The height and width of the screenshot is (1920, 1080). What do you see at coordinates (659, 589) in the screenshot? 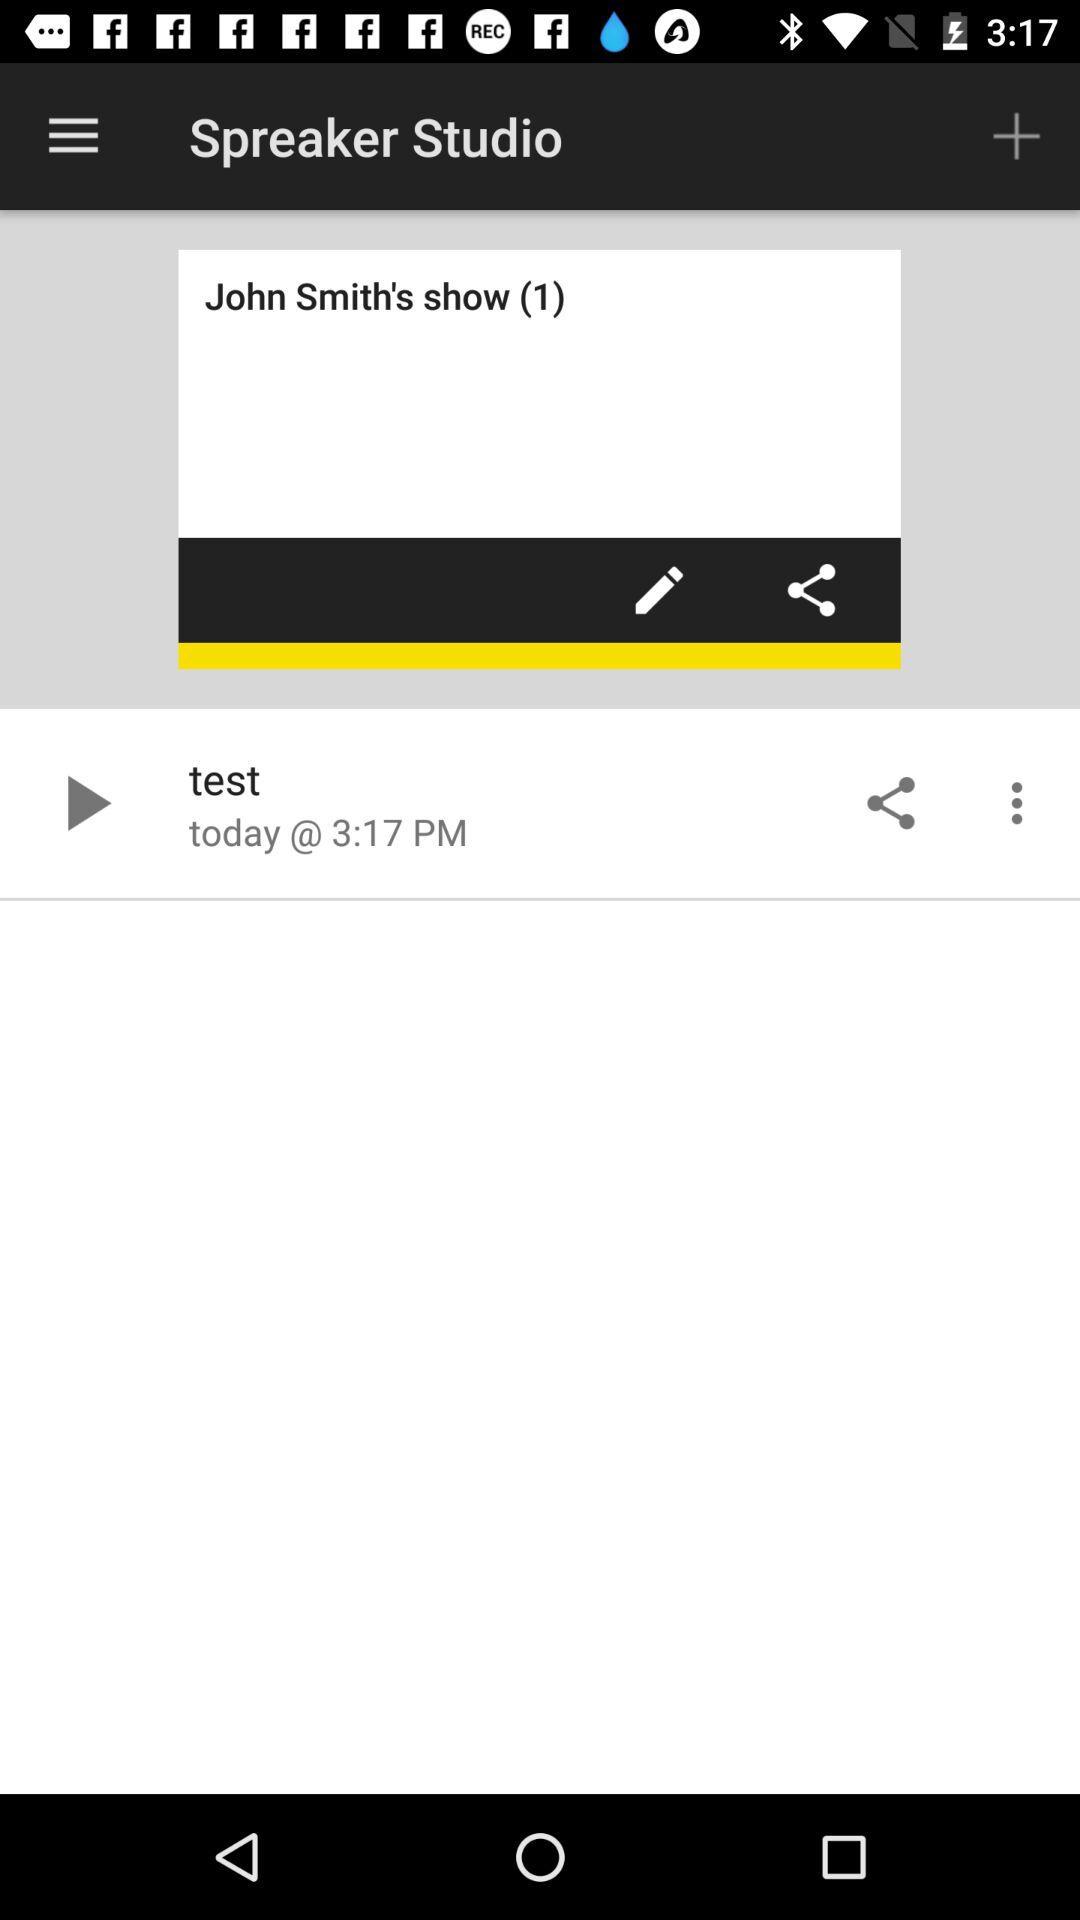
I see `the edit icon` at bounding box center [659, 589].